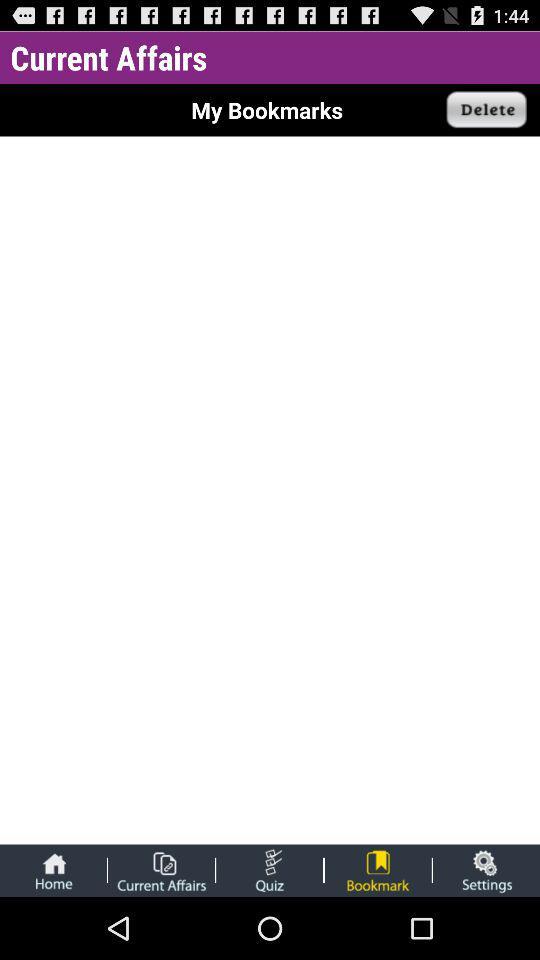 This screenshot has height=960, width=540. I want to click on delete button, so click(486, 110).